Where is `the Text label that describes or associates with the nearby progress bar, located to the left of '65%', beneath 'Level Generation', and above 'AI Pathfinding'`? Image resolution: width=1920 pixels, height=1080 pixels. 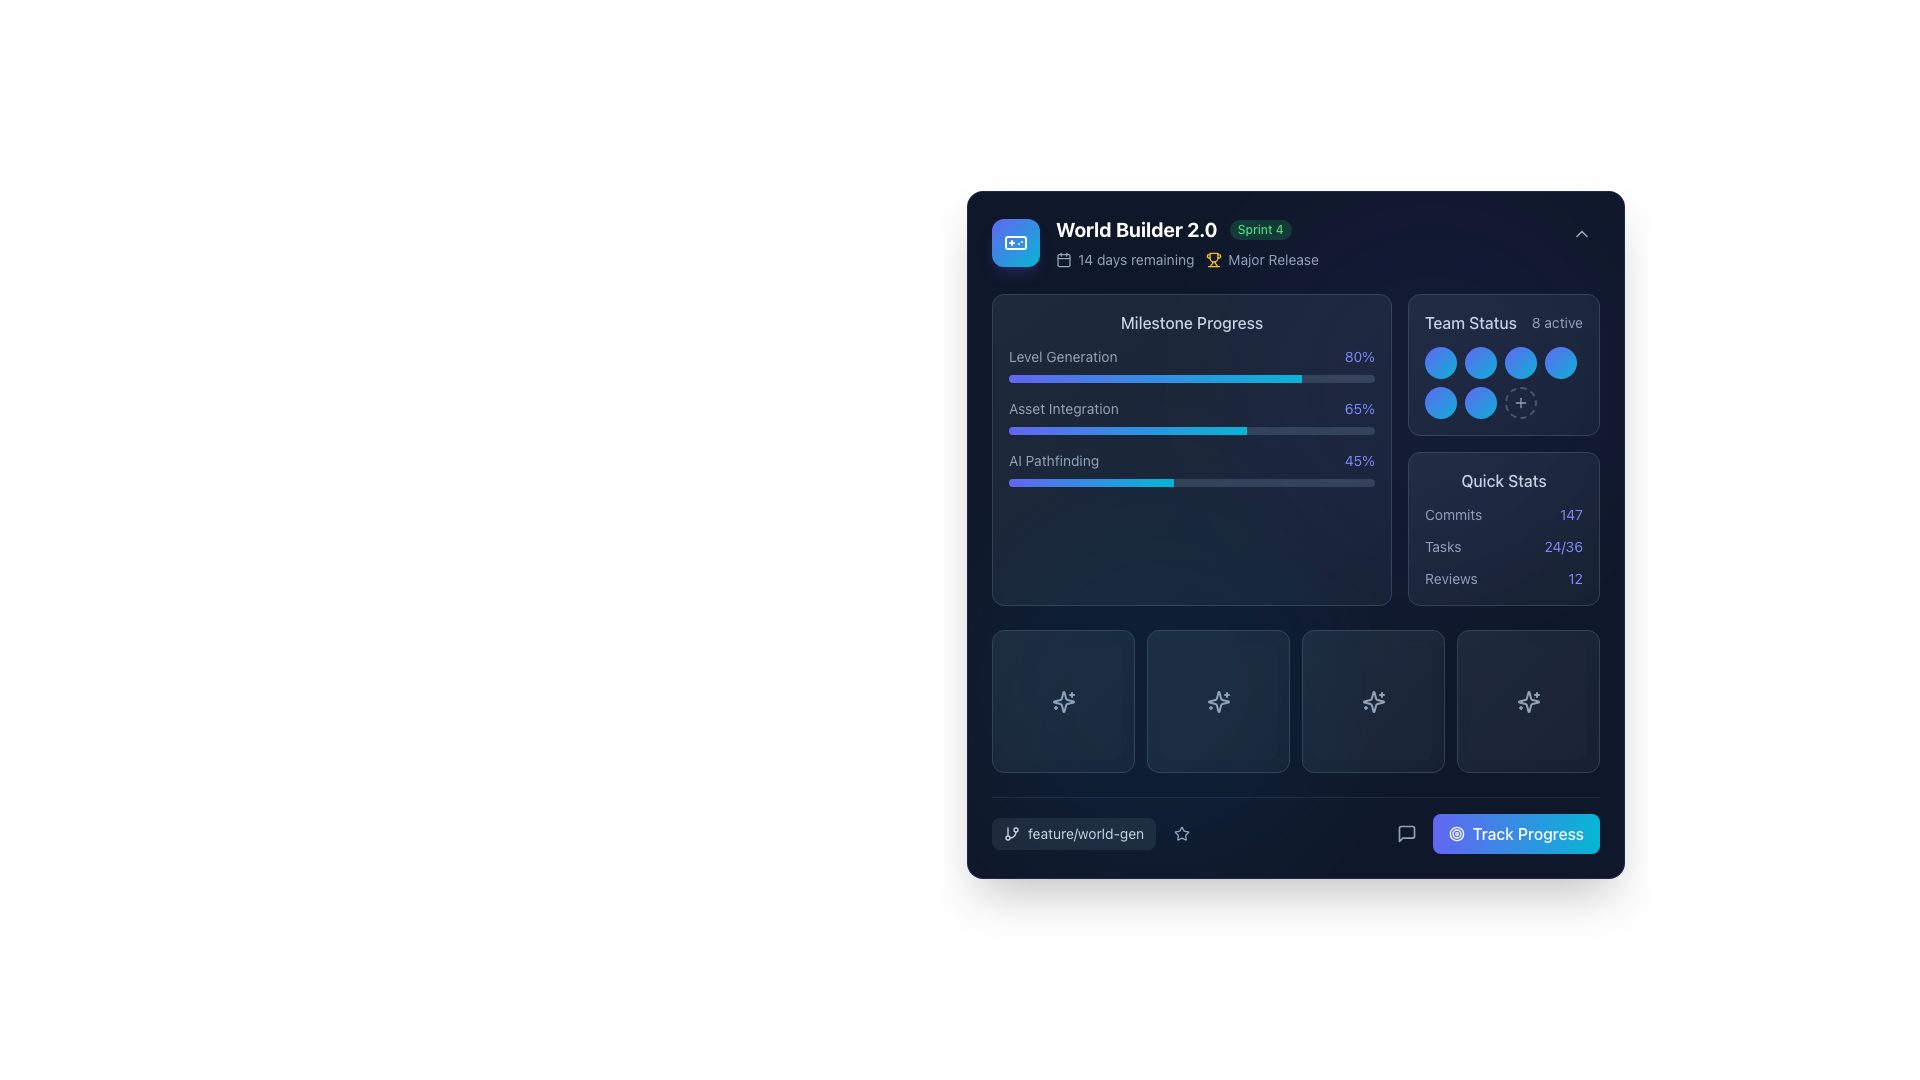 the Text label that describes or associates with the nearby progress bar, located to the left of '65%', beneath 'Level Generation', and above 'AI Pathfinding' is located at coordinates (1062, 407).